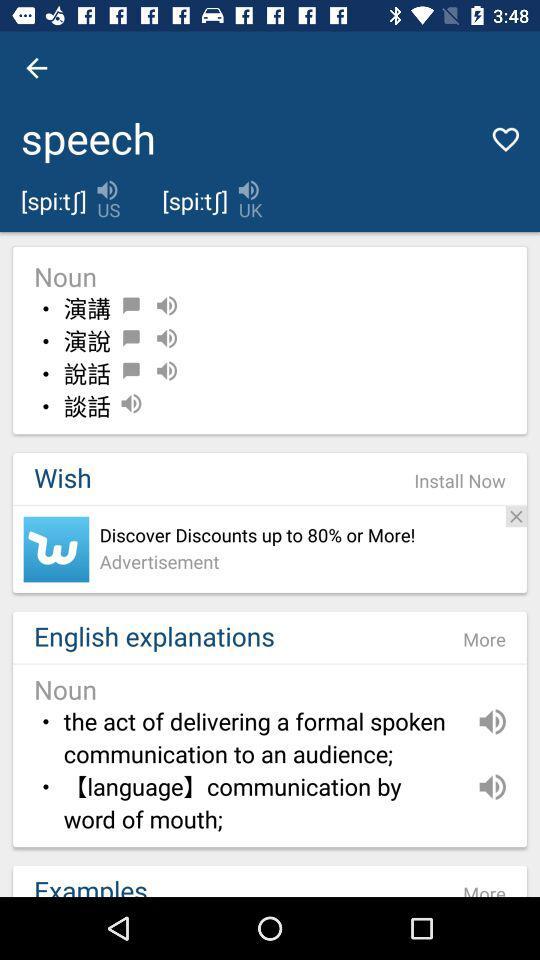  What do you see at coordinates (36, 68) in the screenshot?
I see `icon above the speech item` at bounding box center [36, 68].